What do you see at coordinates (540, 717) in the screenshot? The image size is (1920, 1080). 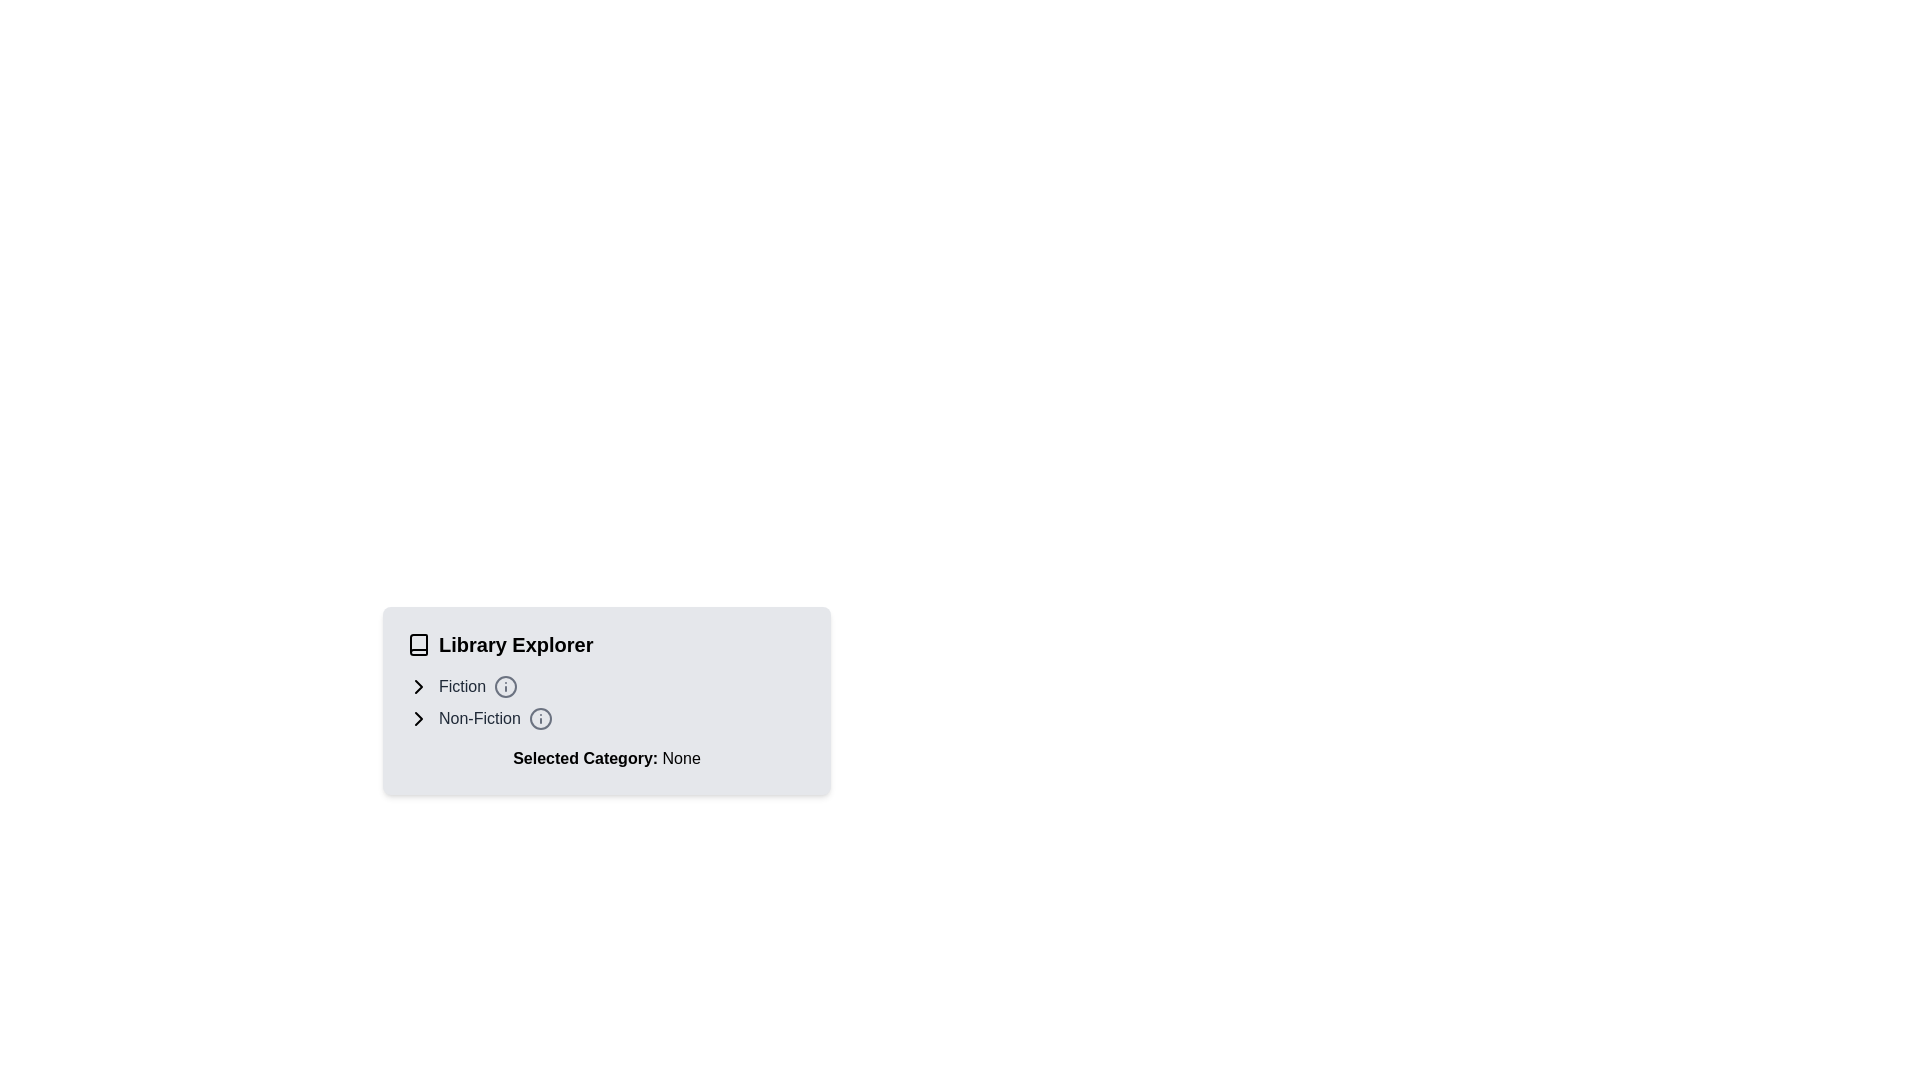 I see `the details displayed by the small circular info icon located immediately to the right of the 'Non-Fiction' text in the 'Library Explorer' section` at bounding box center [540, 717].